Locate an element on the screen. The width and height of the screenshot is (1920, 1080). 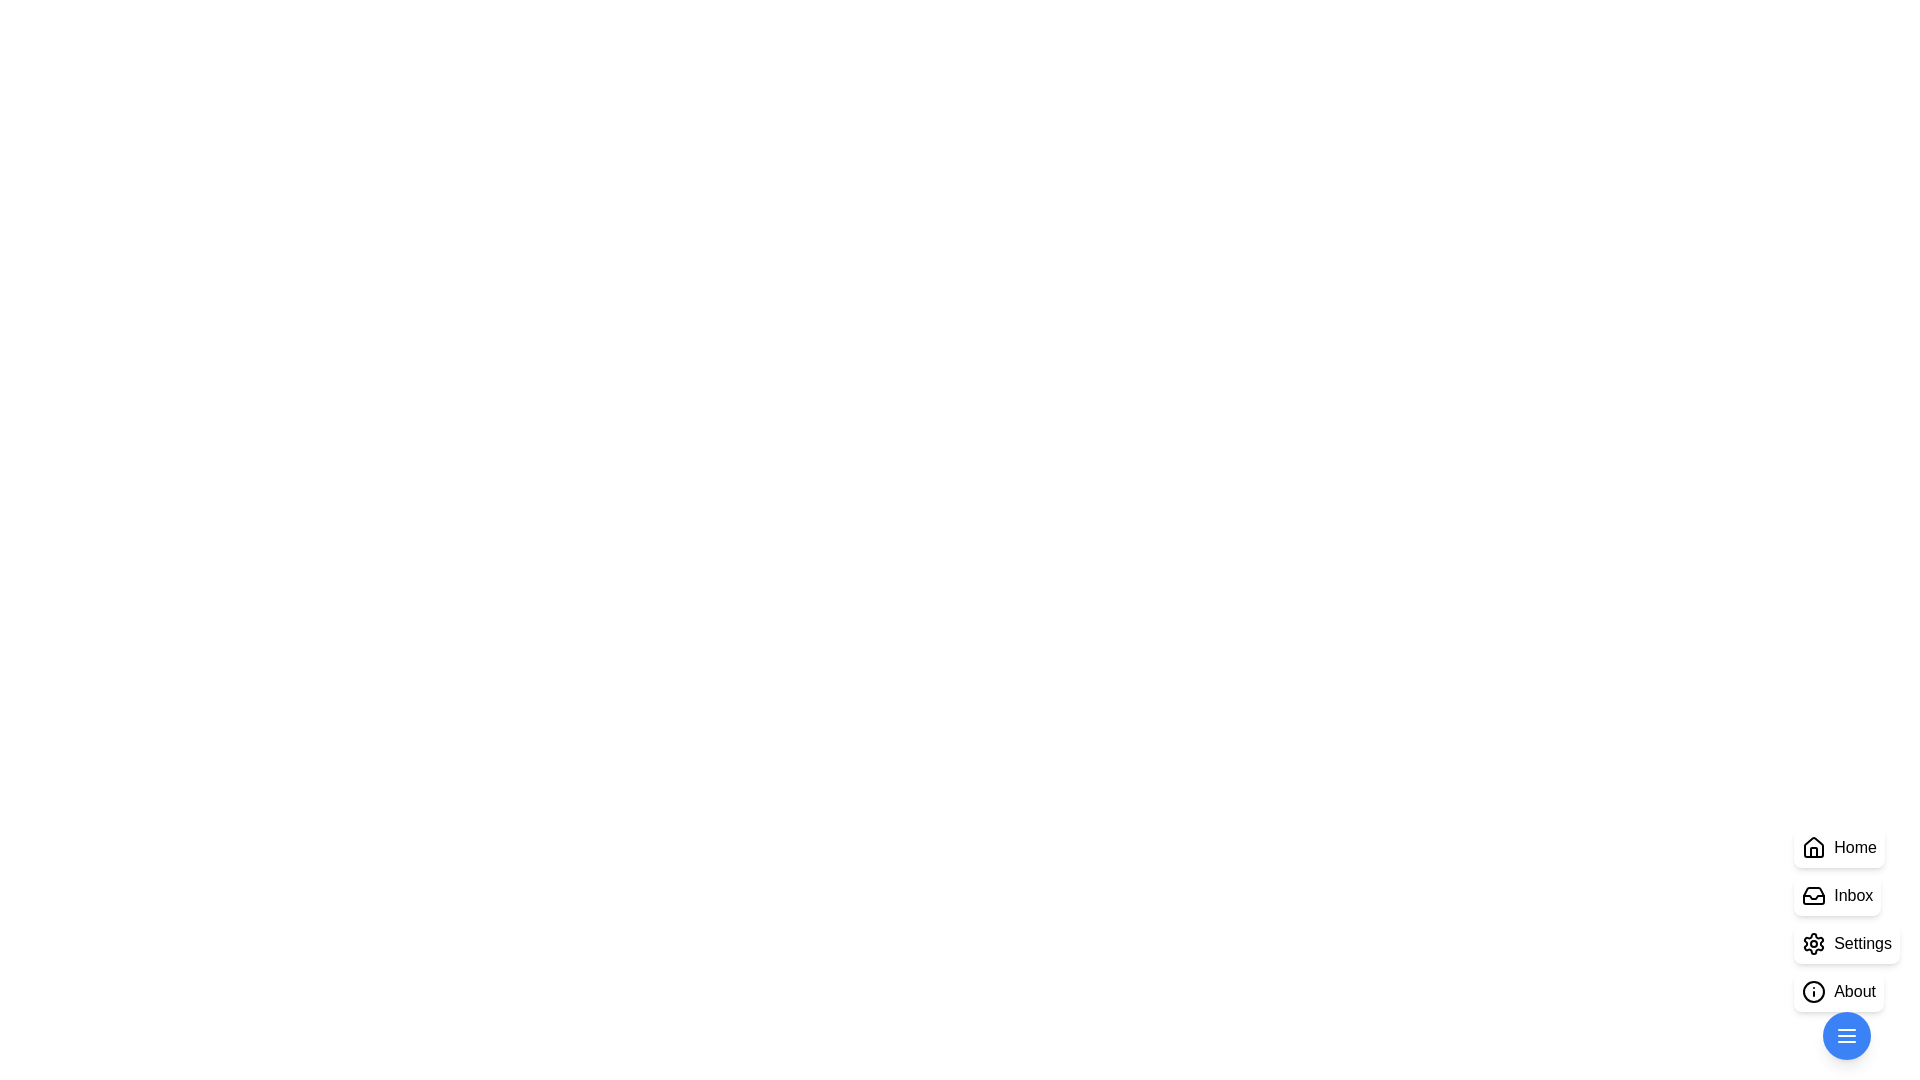
the 'Settings' button is located at coordinates (1846, 944).